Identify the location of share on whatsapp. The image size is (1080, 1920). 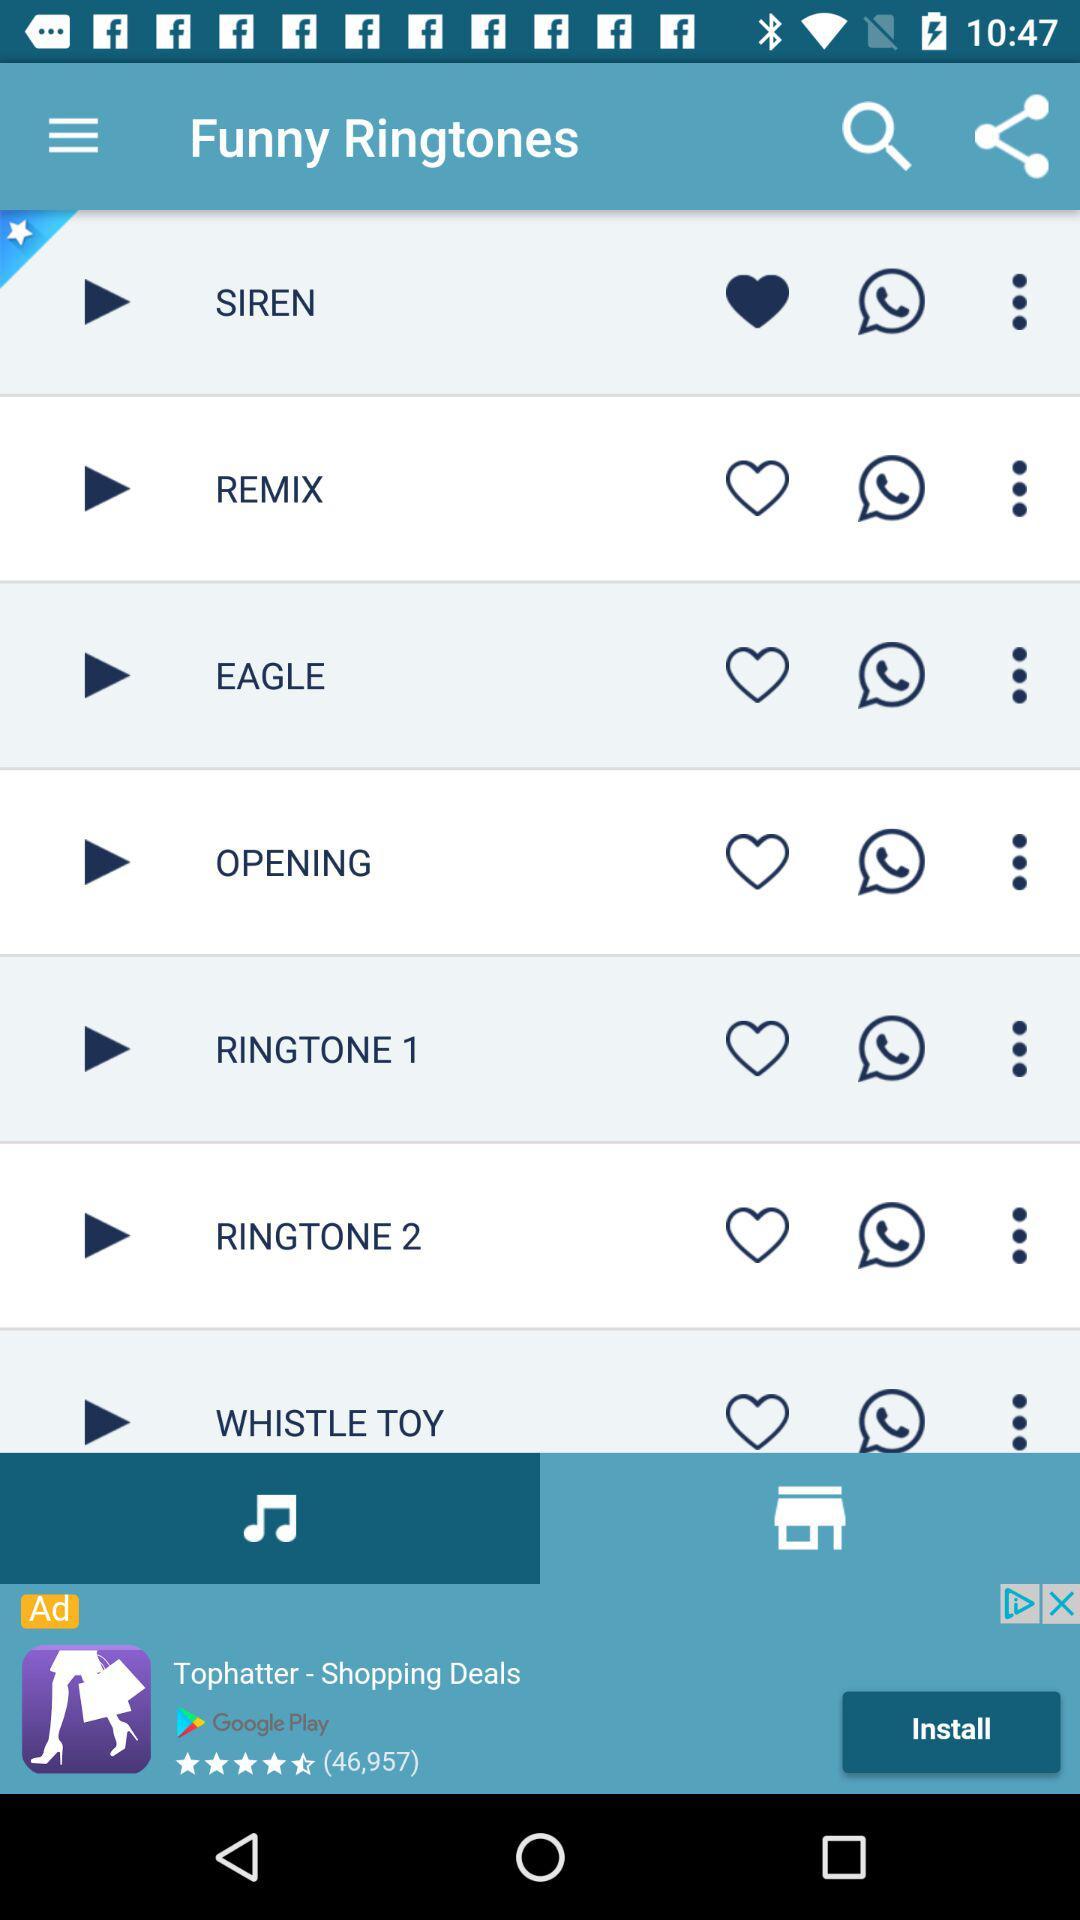
(890, 1413).